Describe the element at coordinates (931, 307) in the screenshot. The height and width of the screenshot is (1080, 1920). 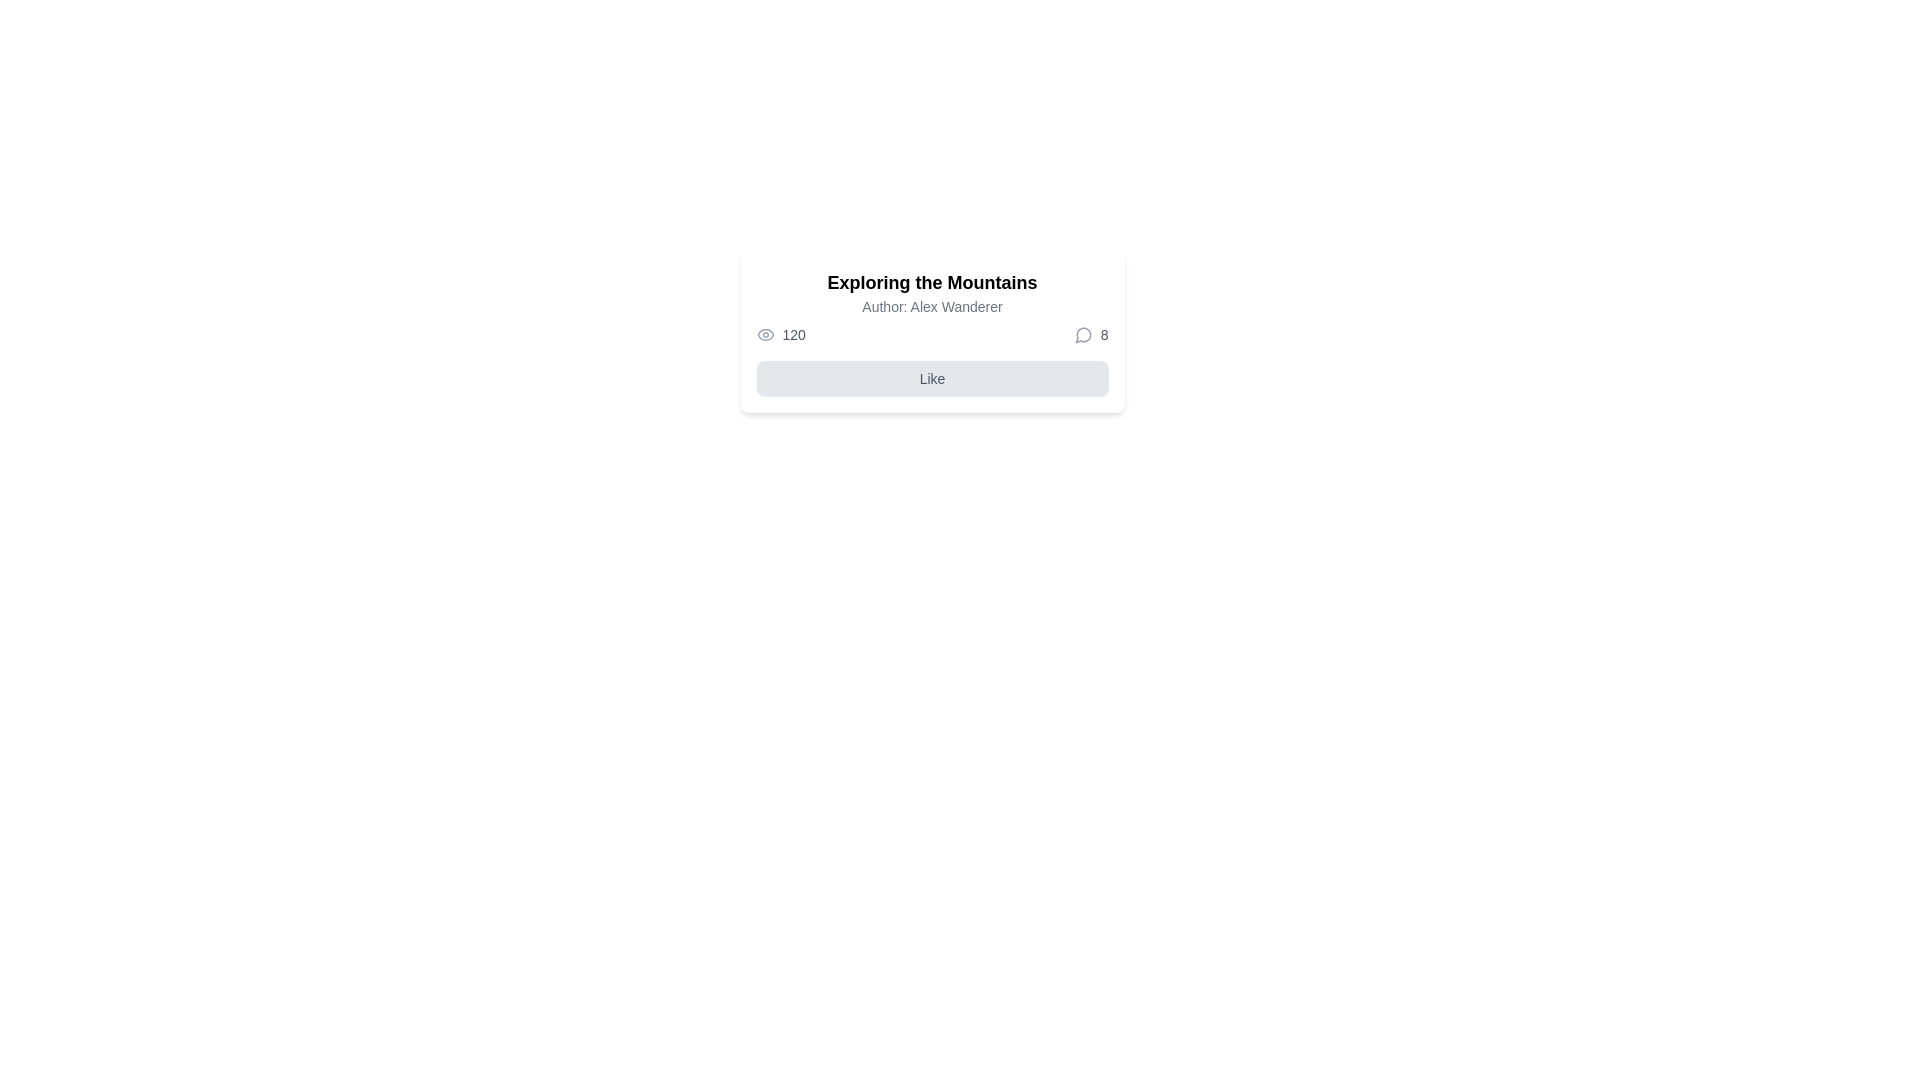
I see `the text label displaying the author's name, which is positioned below the heading 'Exploring the Mountains' and above the engagement metrics` at that location.